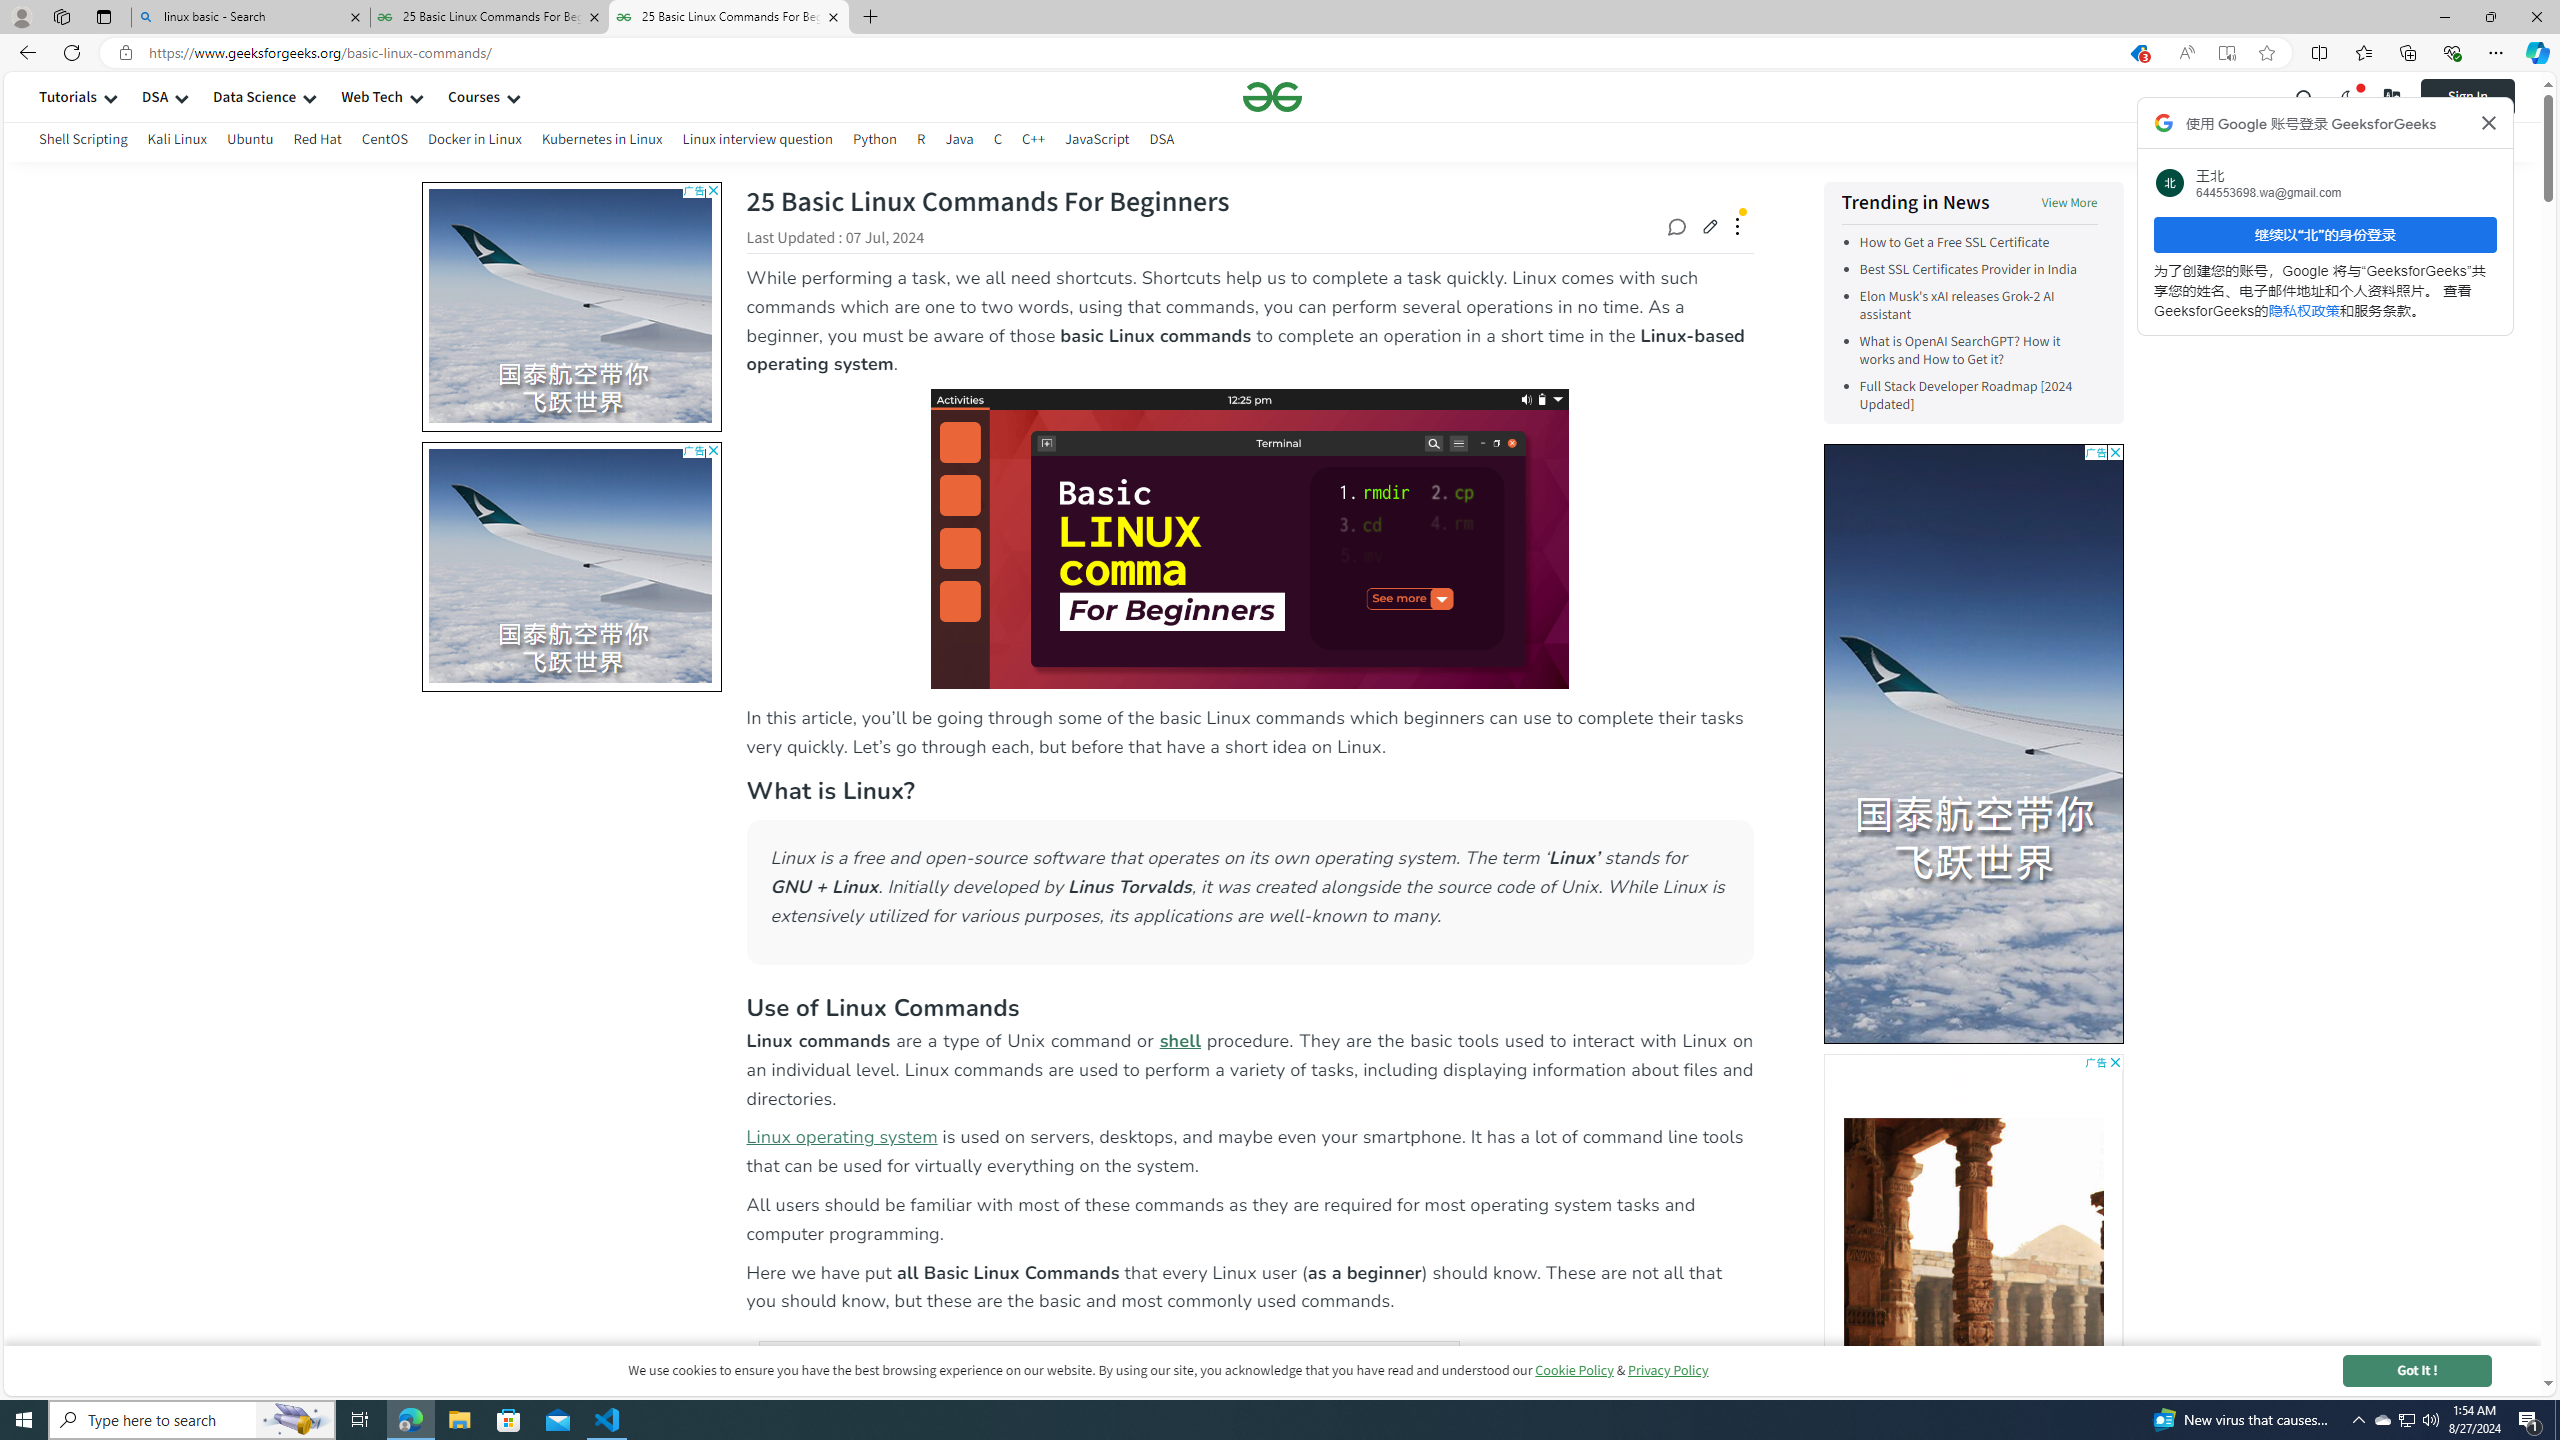 The height and width of the screenshot is (1440, 2560). What do you see at coordinates (249, 16) in the screenshot?
I see `'linux basic - Search'` at bounding box center [249, 16].